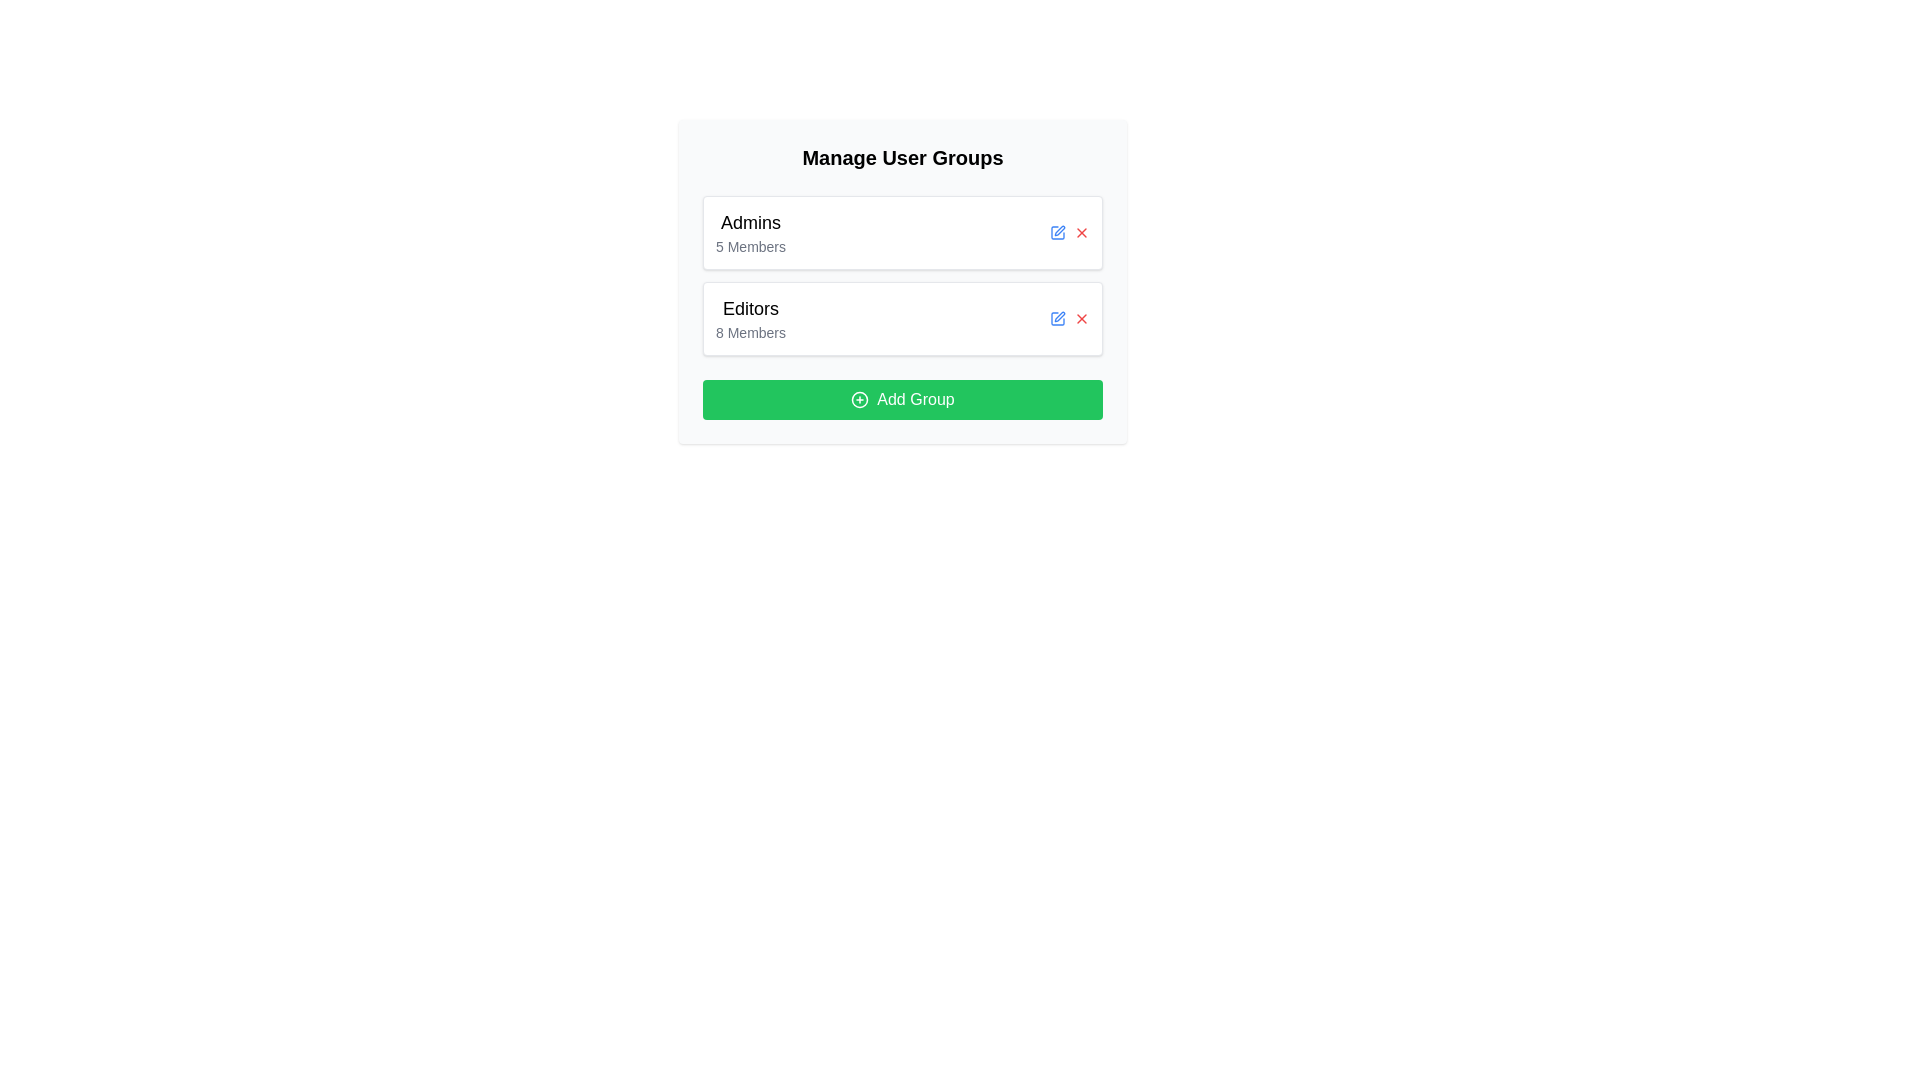  What do you see at coordinates (860, 400) in the screenshot?
I see `the outermost circle of the addition icon, which visually represents adding a new item or group, located to the left of the 'Add Group' button` at bounding box center [860, 400].